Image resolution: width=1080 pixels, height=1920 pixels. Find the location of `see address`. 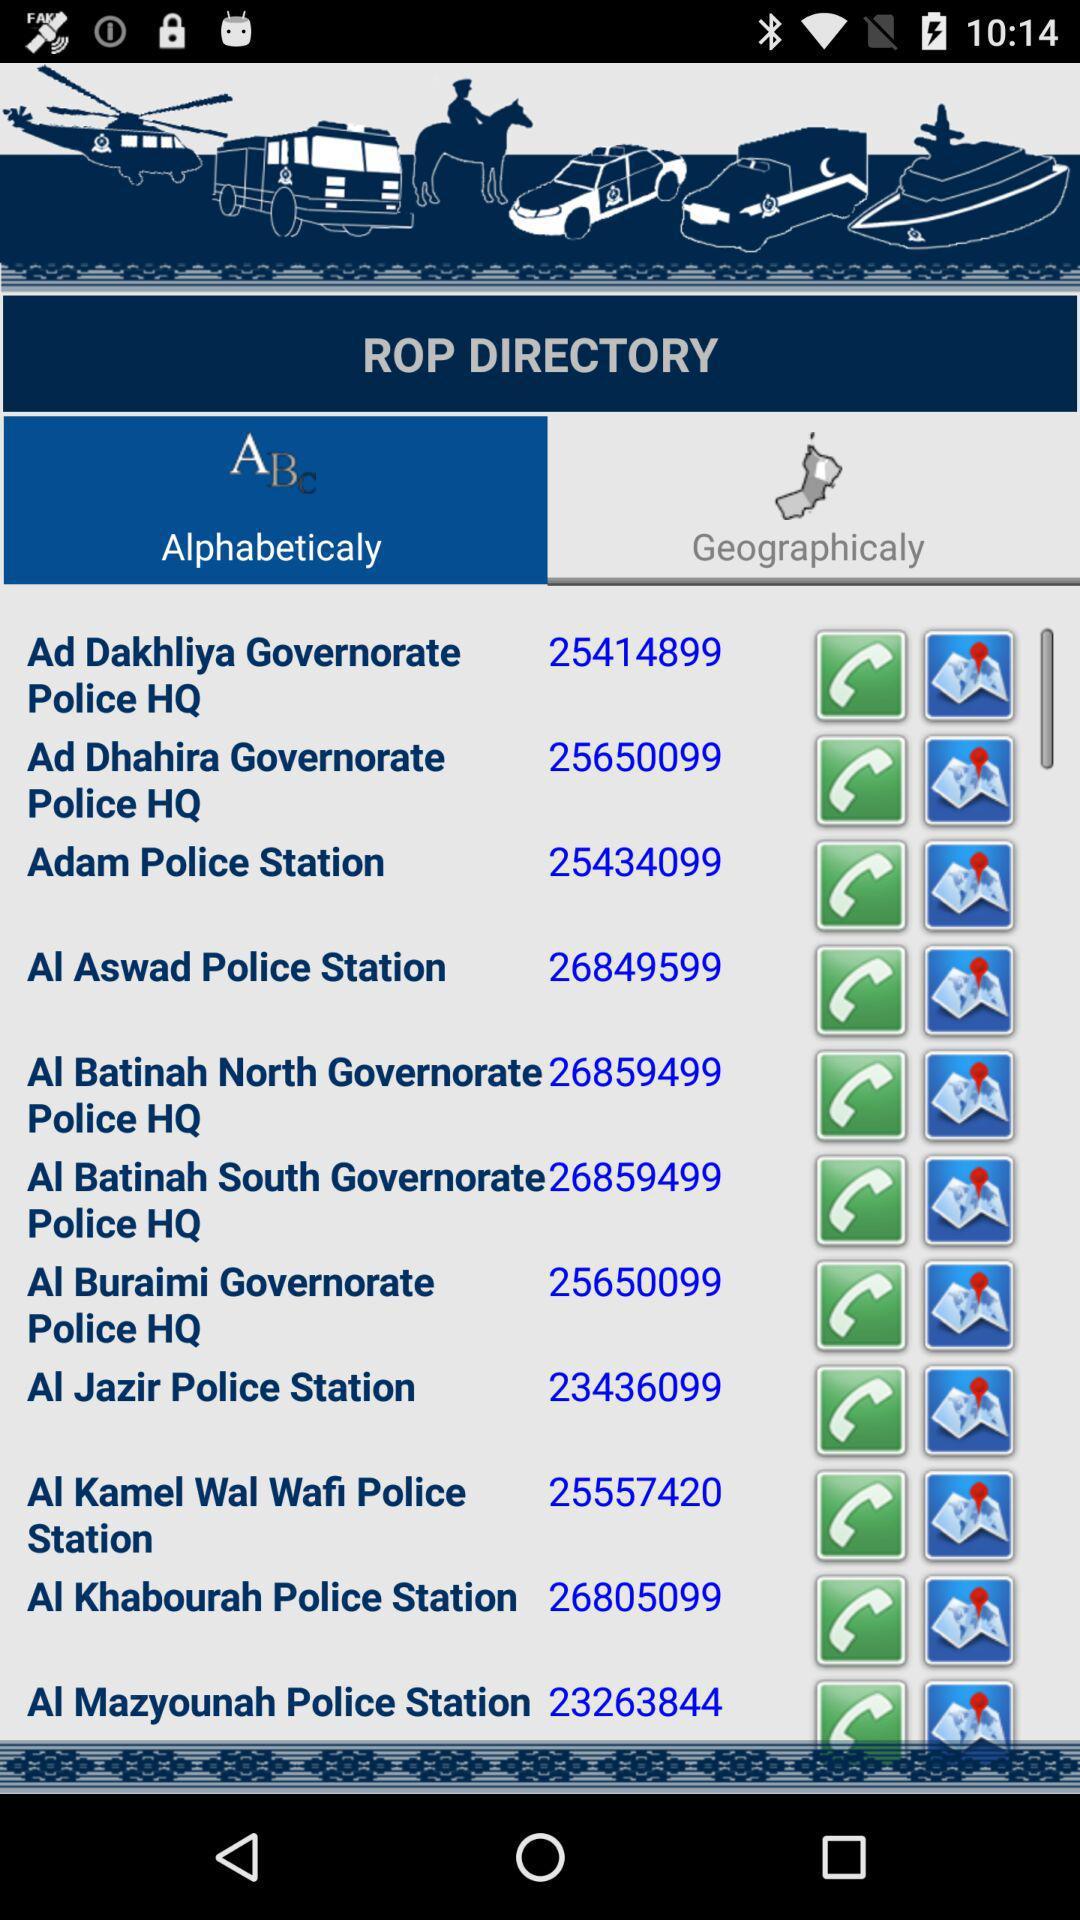

see address is located at coordinates (967, 780).